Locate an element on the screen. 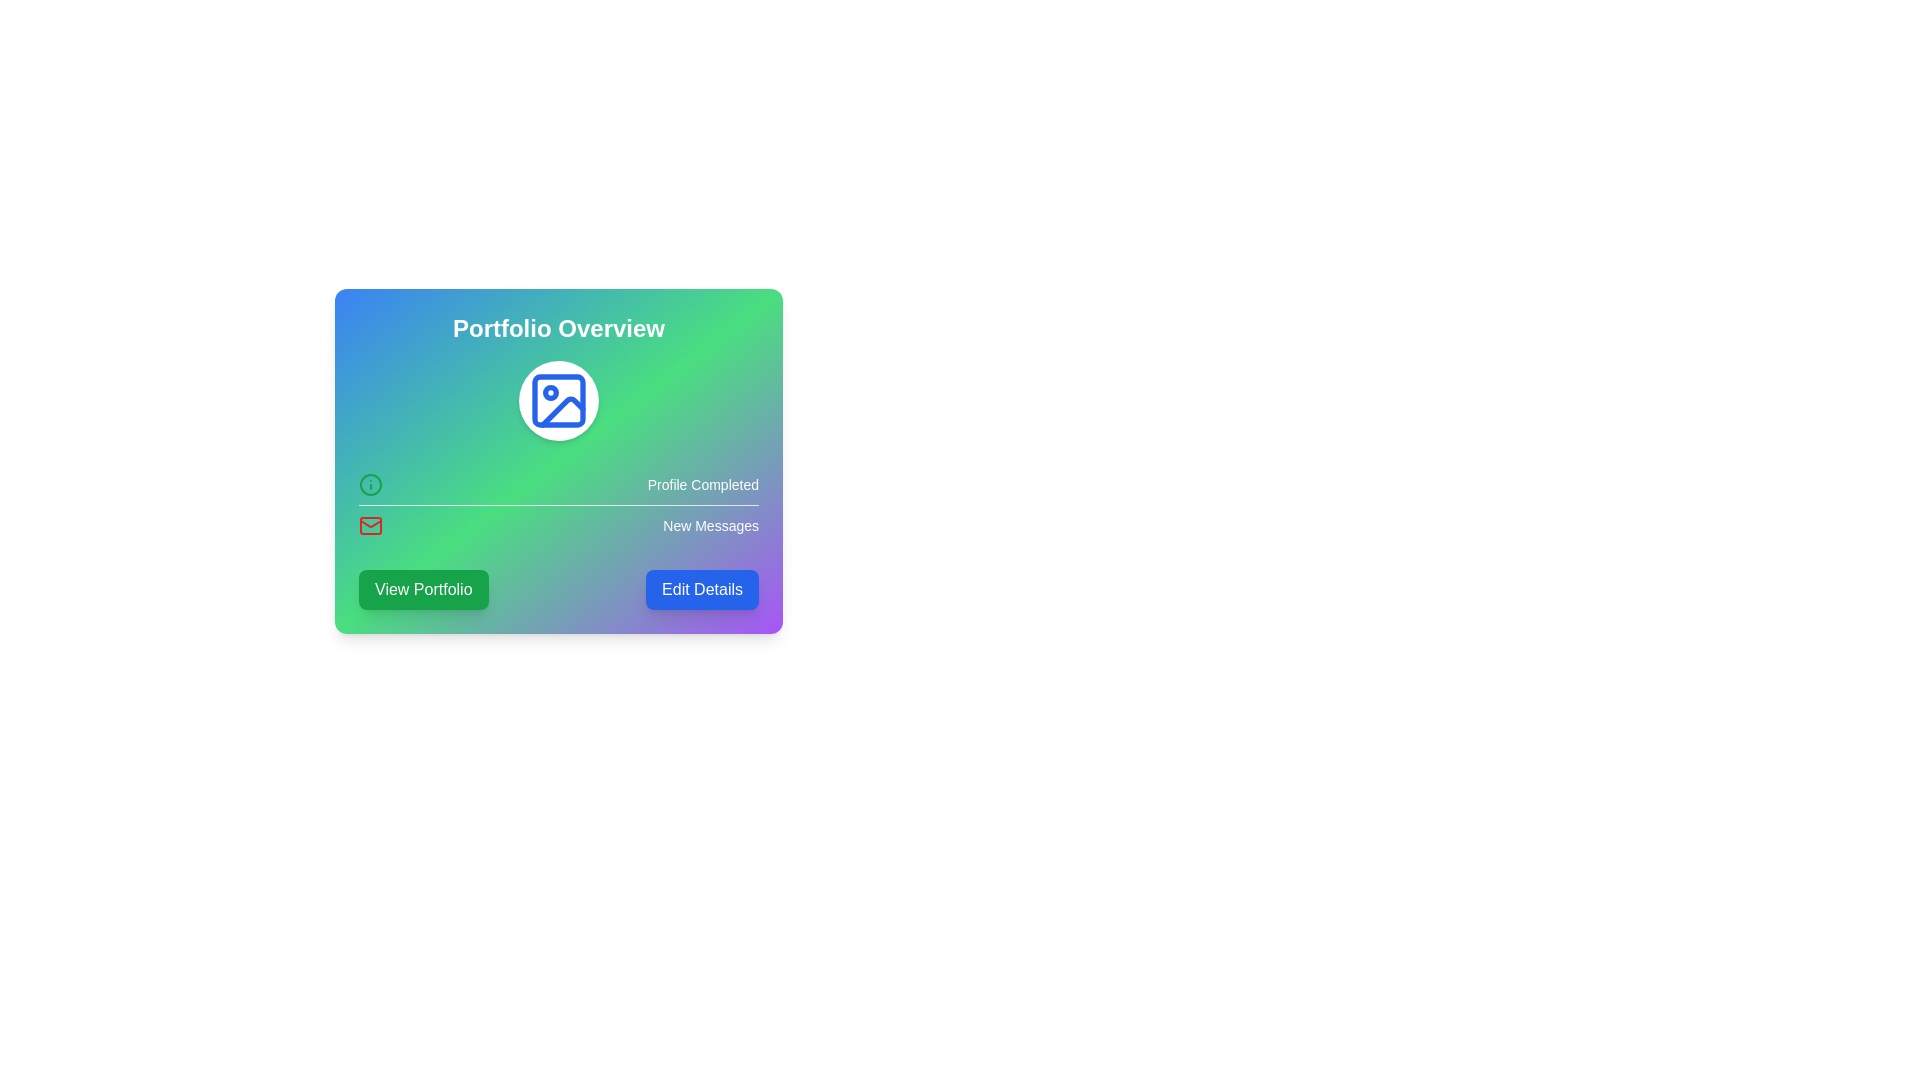  the triangular shape of the landscape icon located in the lower right section of the 'Portfolio Overview' card icon is located at coordinates (561, 411).